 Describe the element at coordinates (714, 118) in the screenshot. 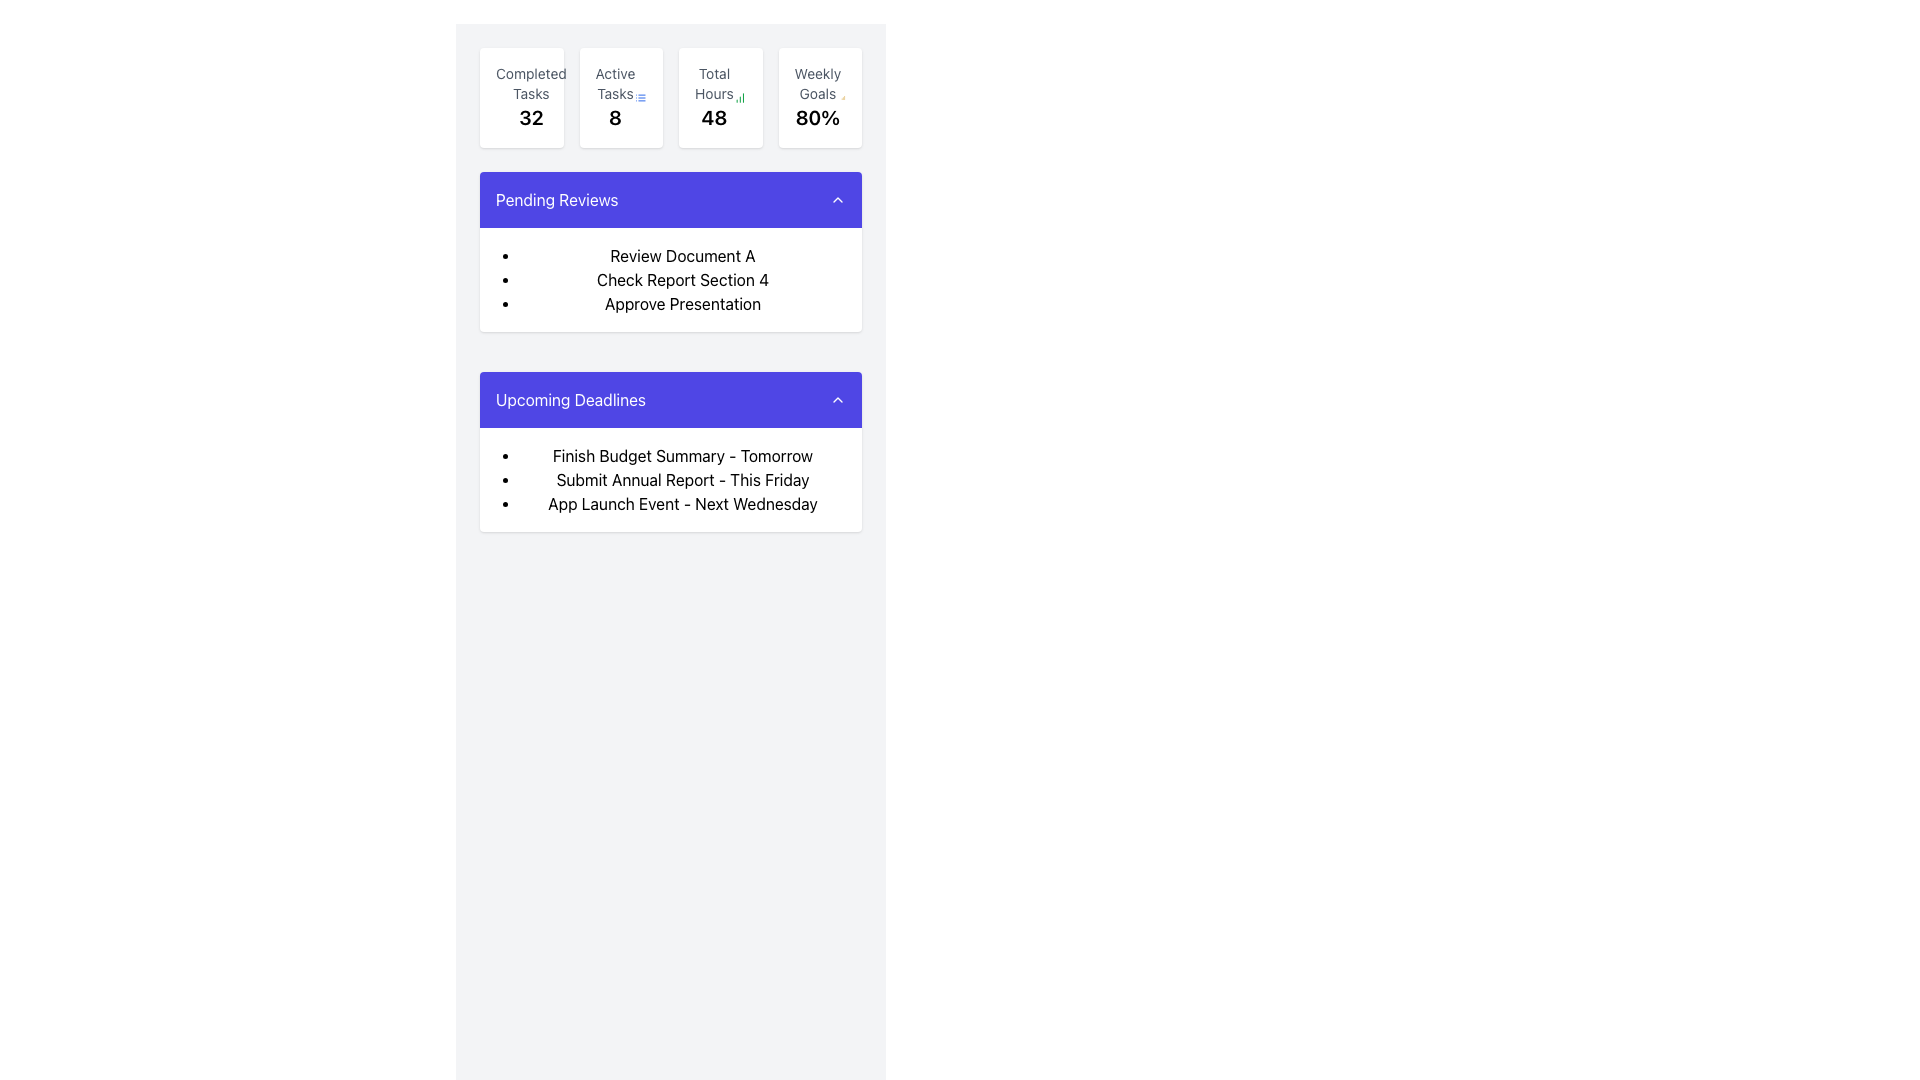

I see `the 'Total Hours' numeric display, which shows the total hours associated with the summarized data and is the third element in the top row of summary statistics` at that location.